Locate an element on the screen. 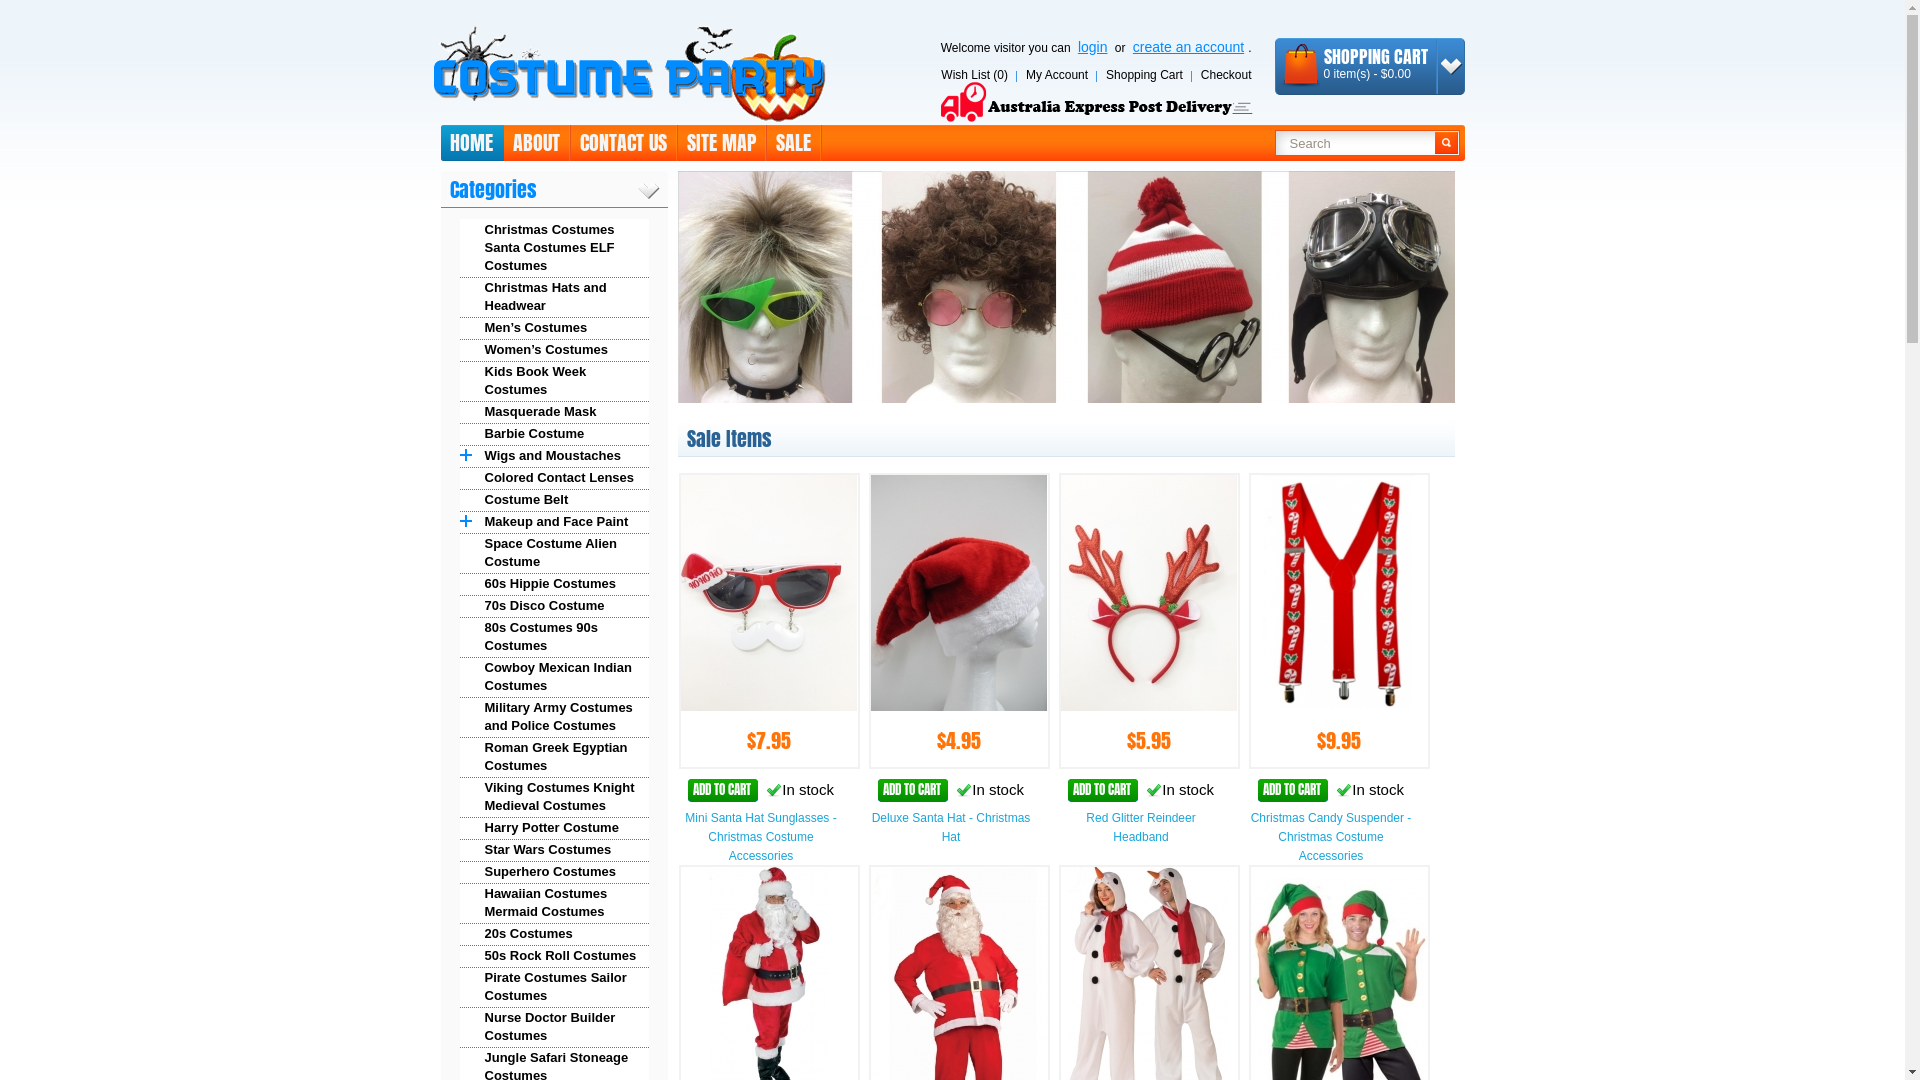 The image size is (1920, 1080). 'Hawaiian Costumes Mermaid Costumes' is located at coordinates (554, 902).